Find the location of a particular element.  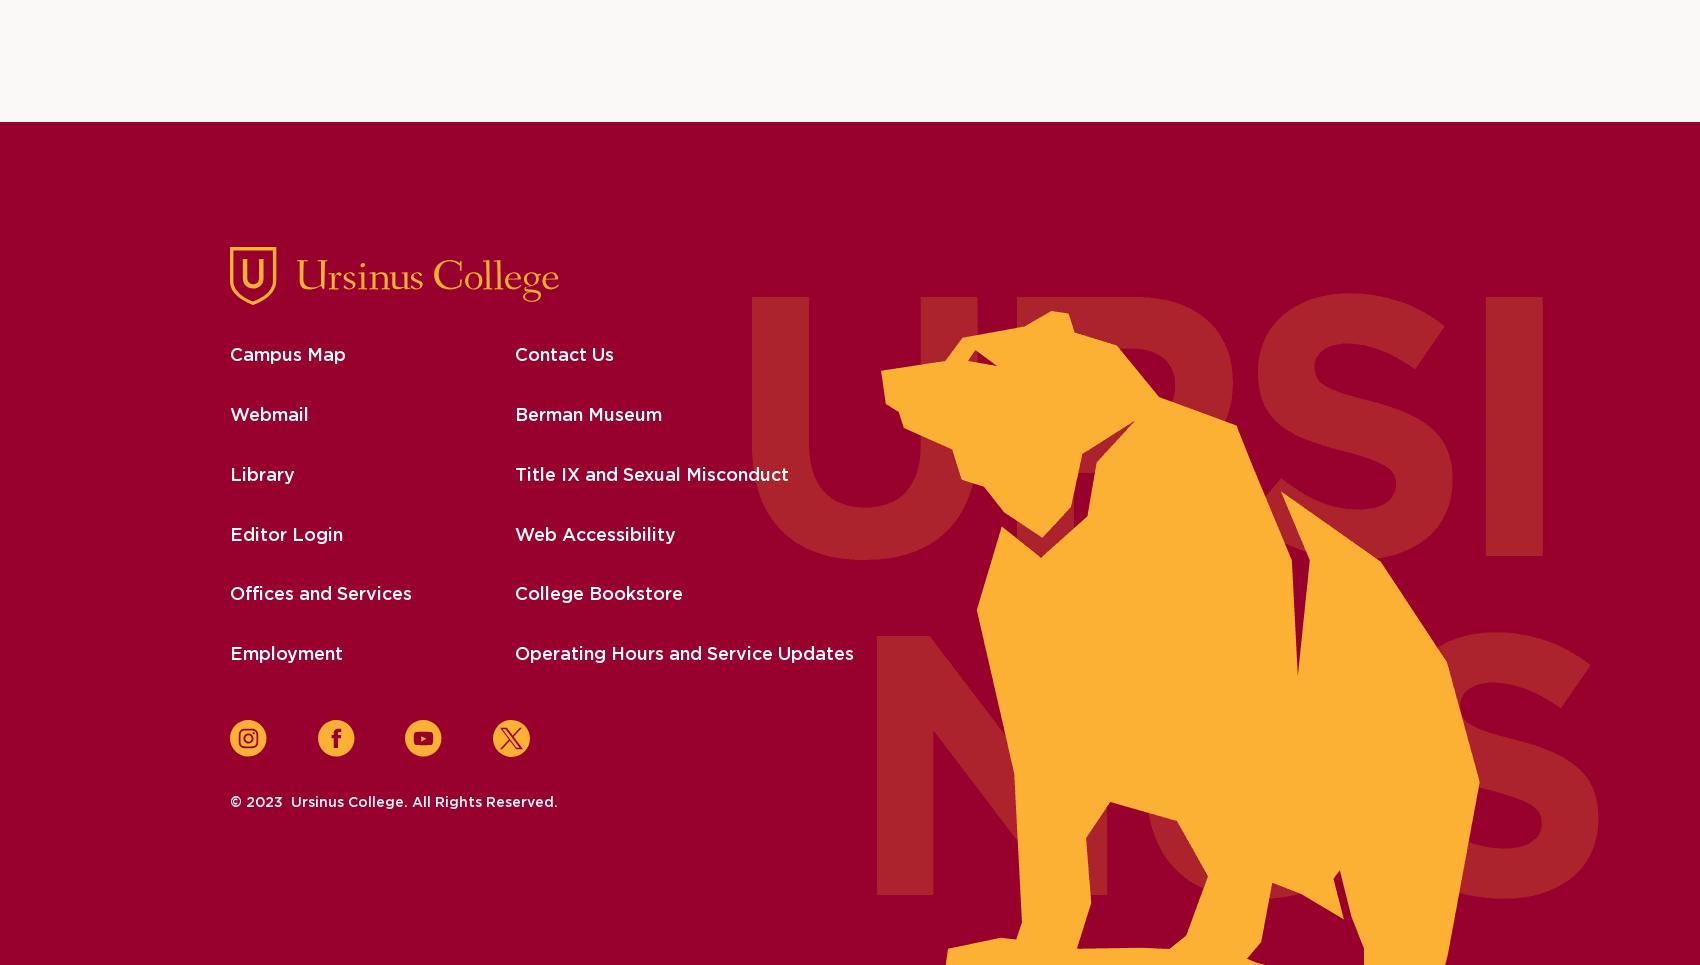

'Berman Museum' is located at coordinates (514, 416).